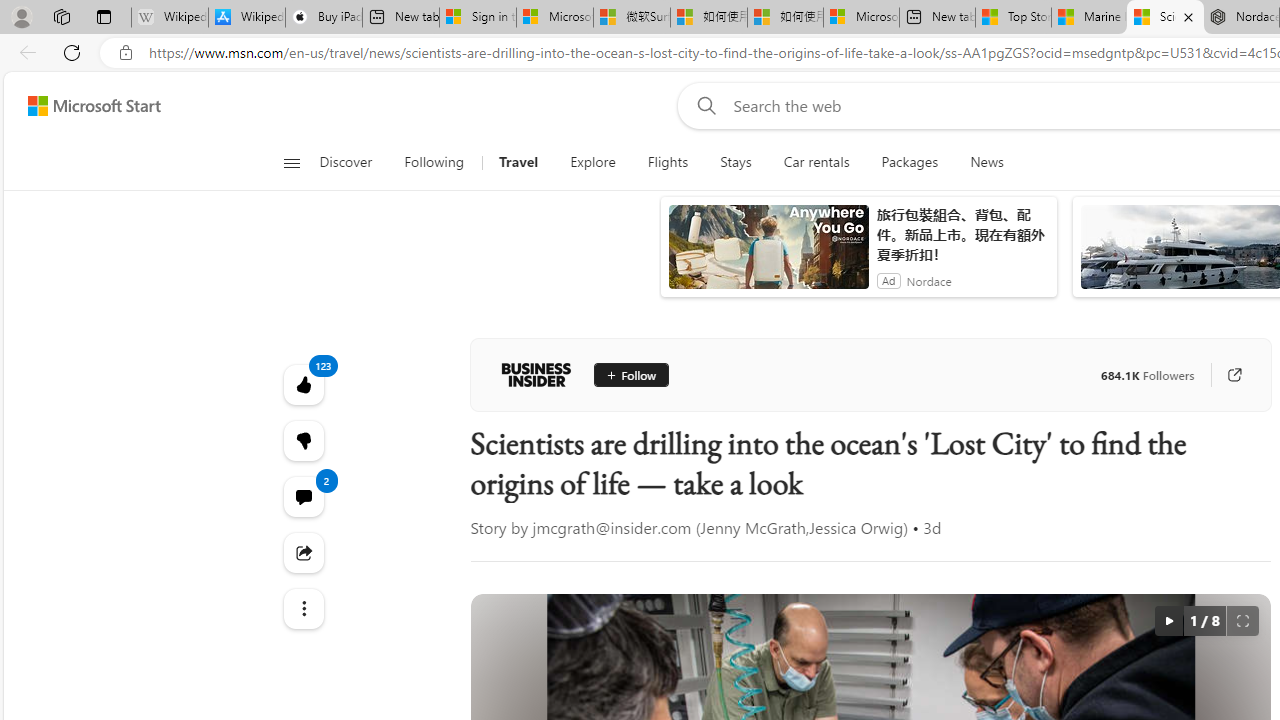  I want to click on 'Share this story', so click(302, 552).